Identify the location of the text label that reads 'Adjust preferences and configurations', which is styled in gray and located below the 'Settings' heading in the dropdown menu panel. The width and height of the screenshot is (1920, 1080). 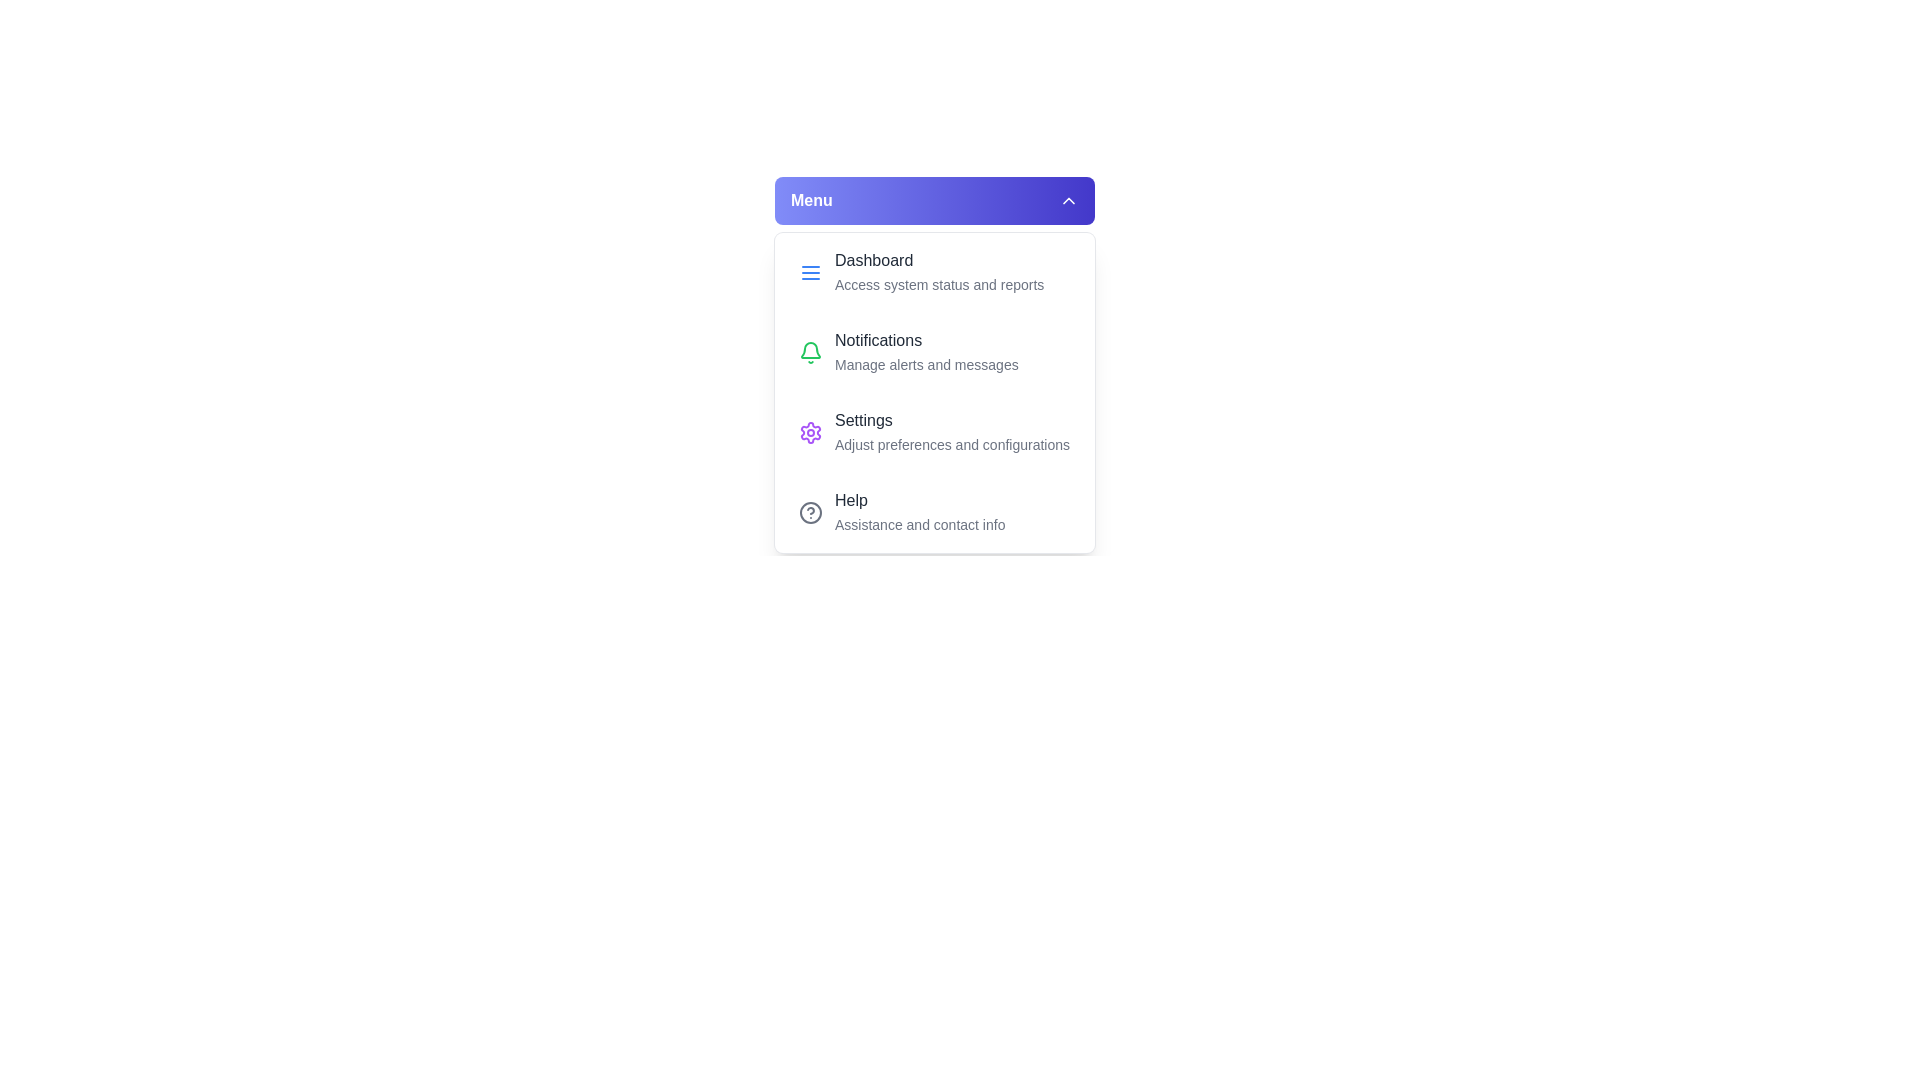
(951, 443).